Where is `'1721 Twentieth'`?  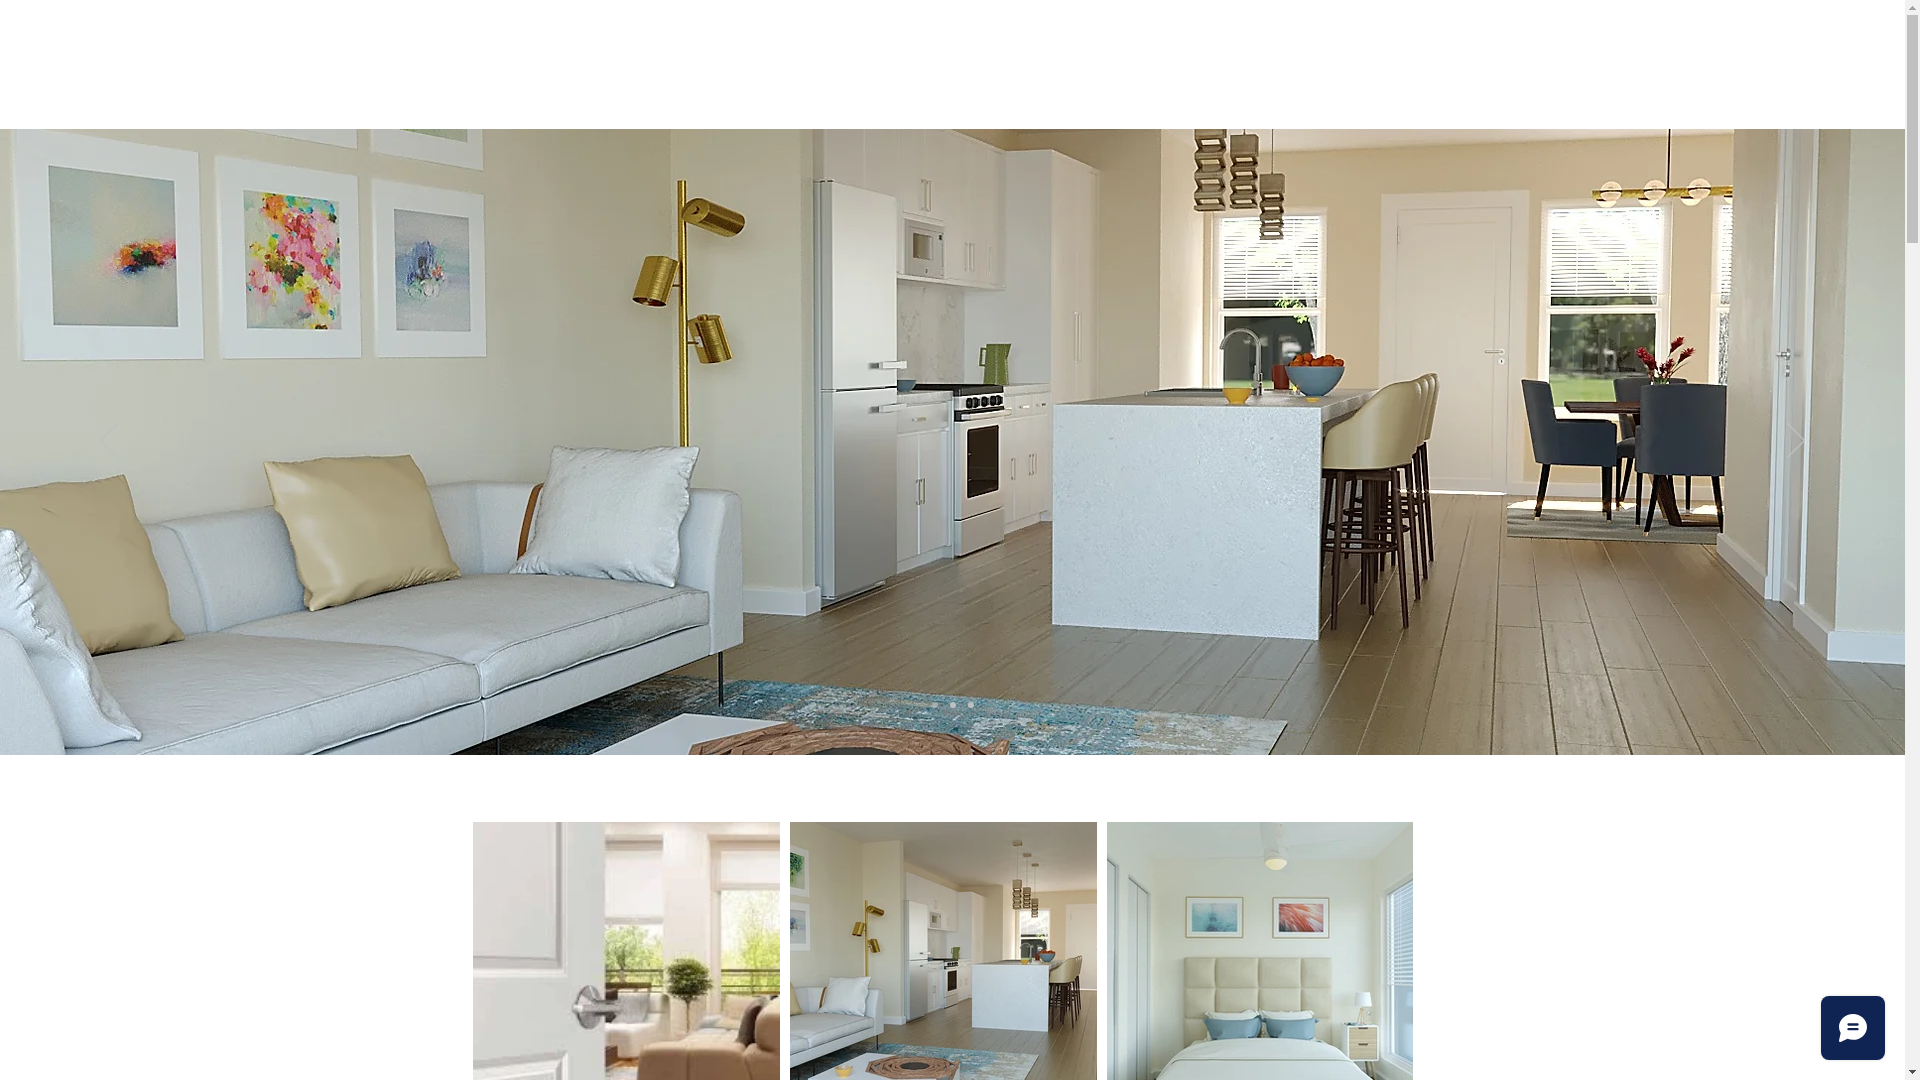
'1721 Twentieth' is located at coordinates (814, 49).